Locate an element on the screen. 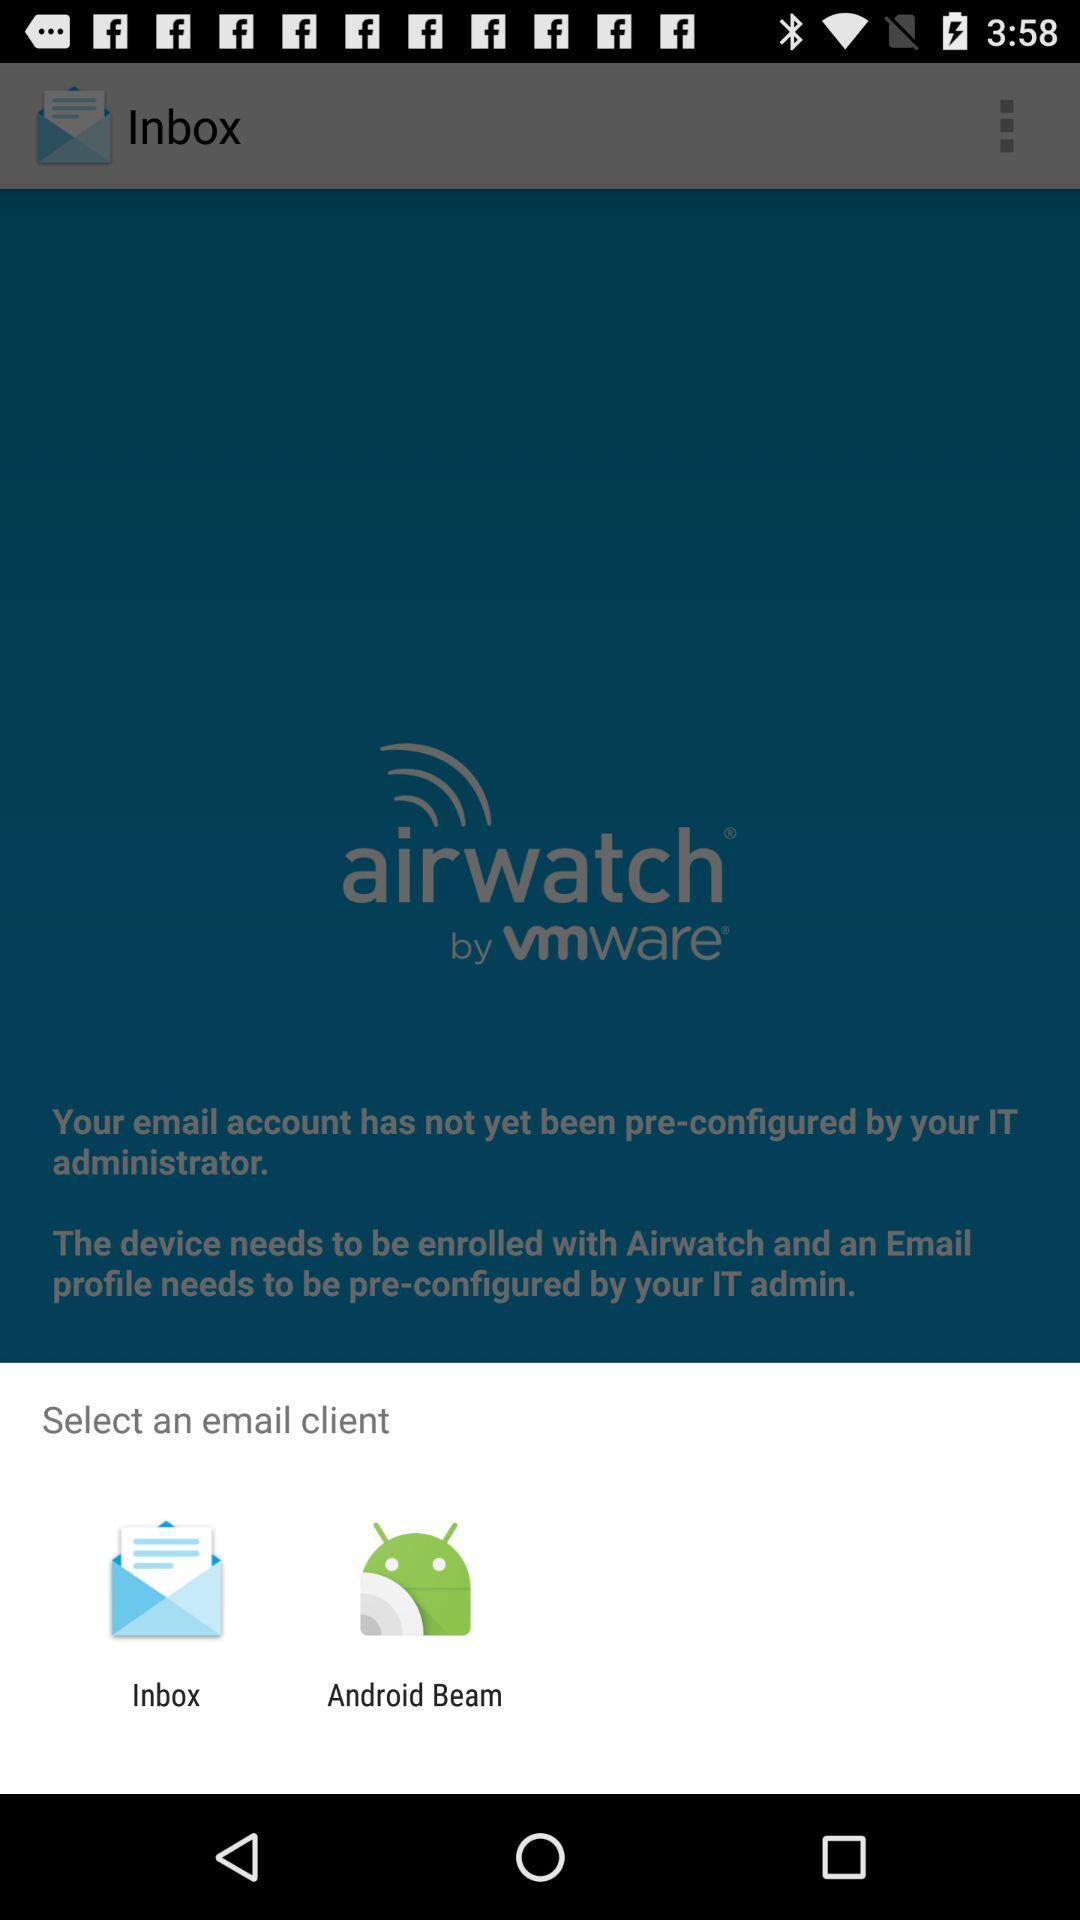 This screenshot has height=1920, width=1080. android beam item is located at coordinates (414, 1711).